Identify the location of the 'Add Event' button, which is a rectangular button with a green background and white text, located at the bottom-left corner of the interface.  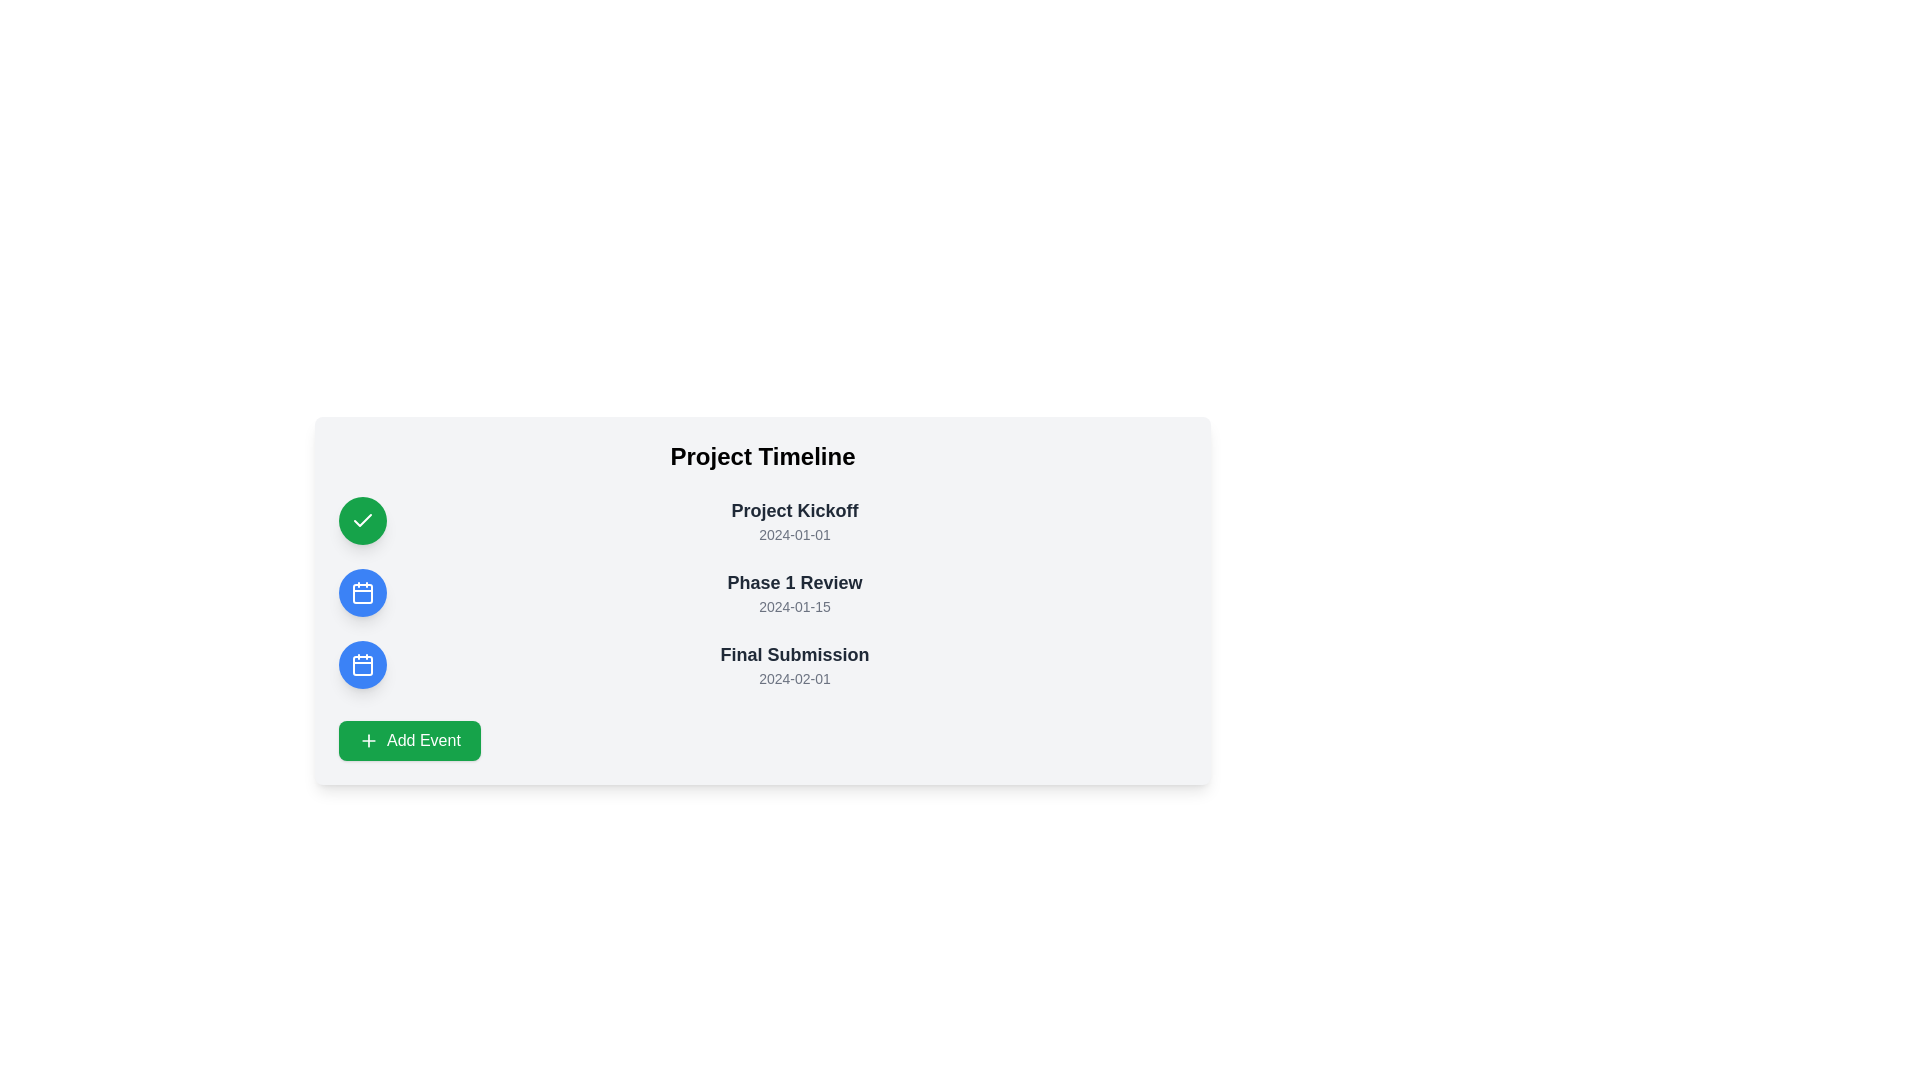
(408, 740).